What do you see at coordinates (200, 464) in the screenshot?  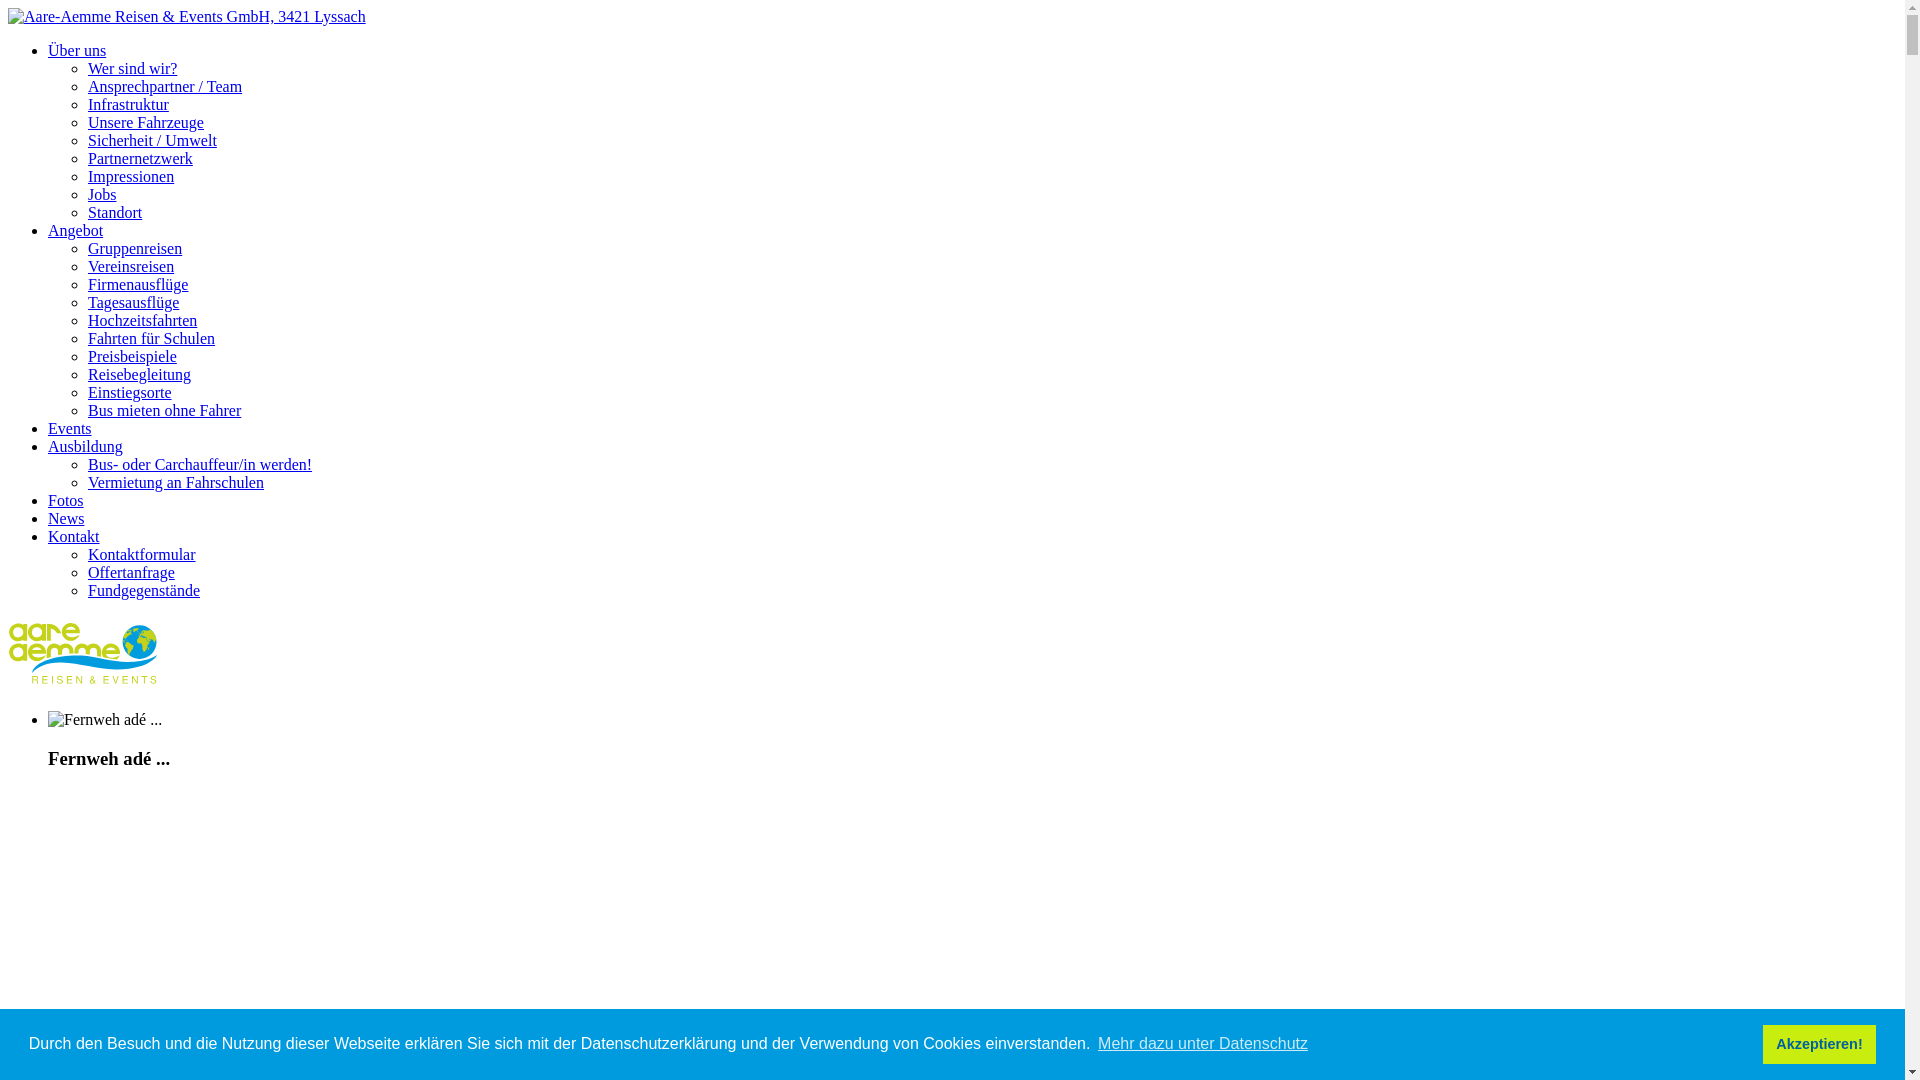 I see `'Bus- oder Carchauffeur/in werden!'` at bounding box center [200, 464].